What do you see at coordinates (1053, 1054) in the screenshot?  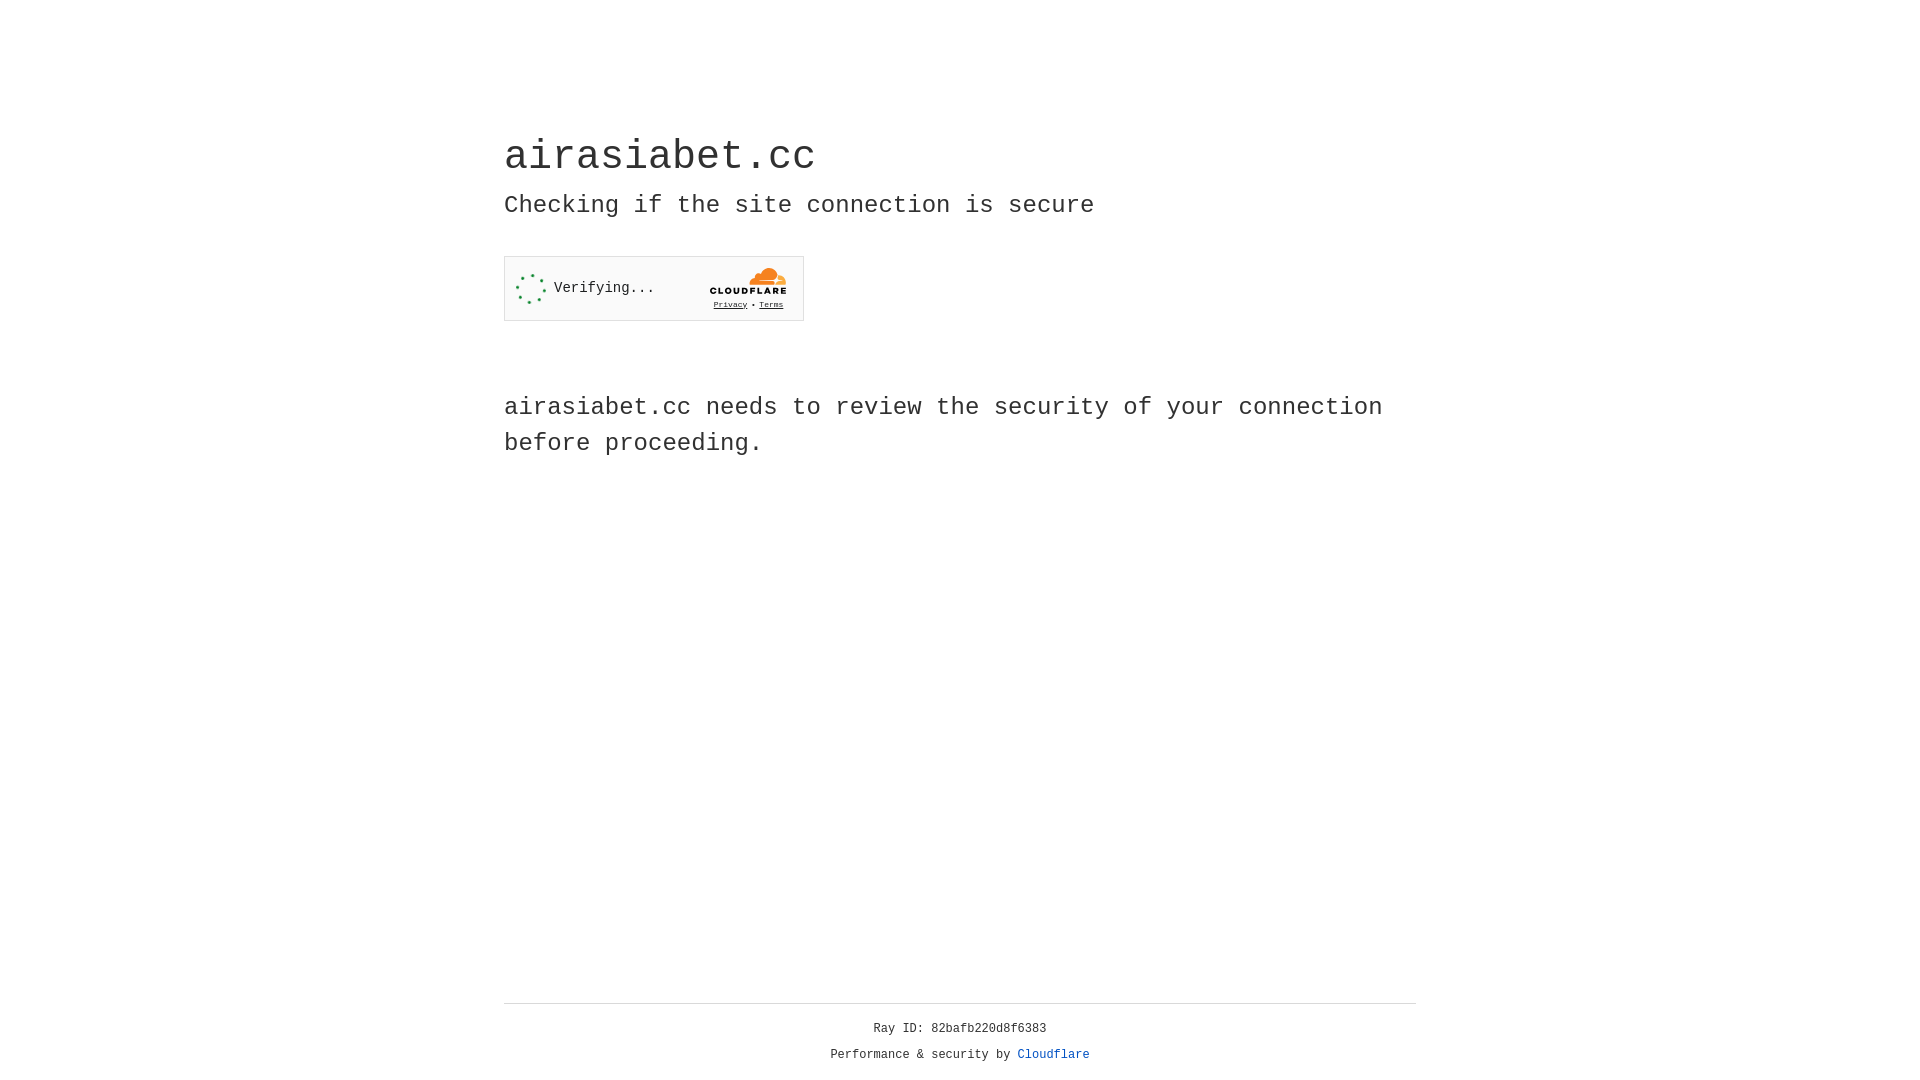 I see `'Cloudflare'` at bounding box center [1053, 1054].